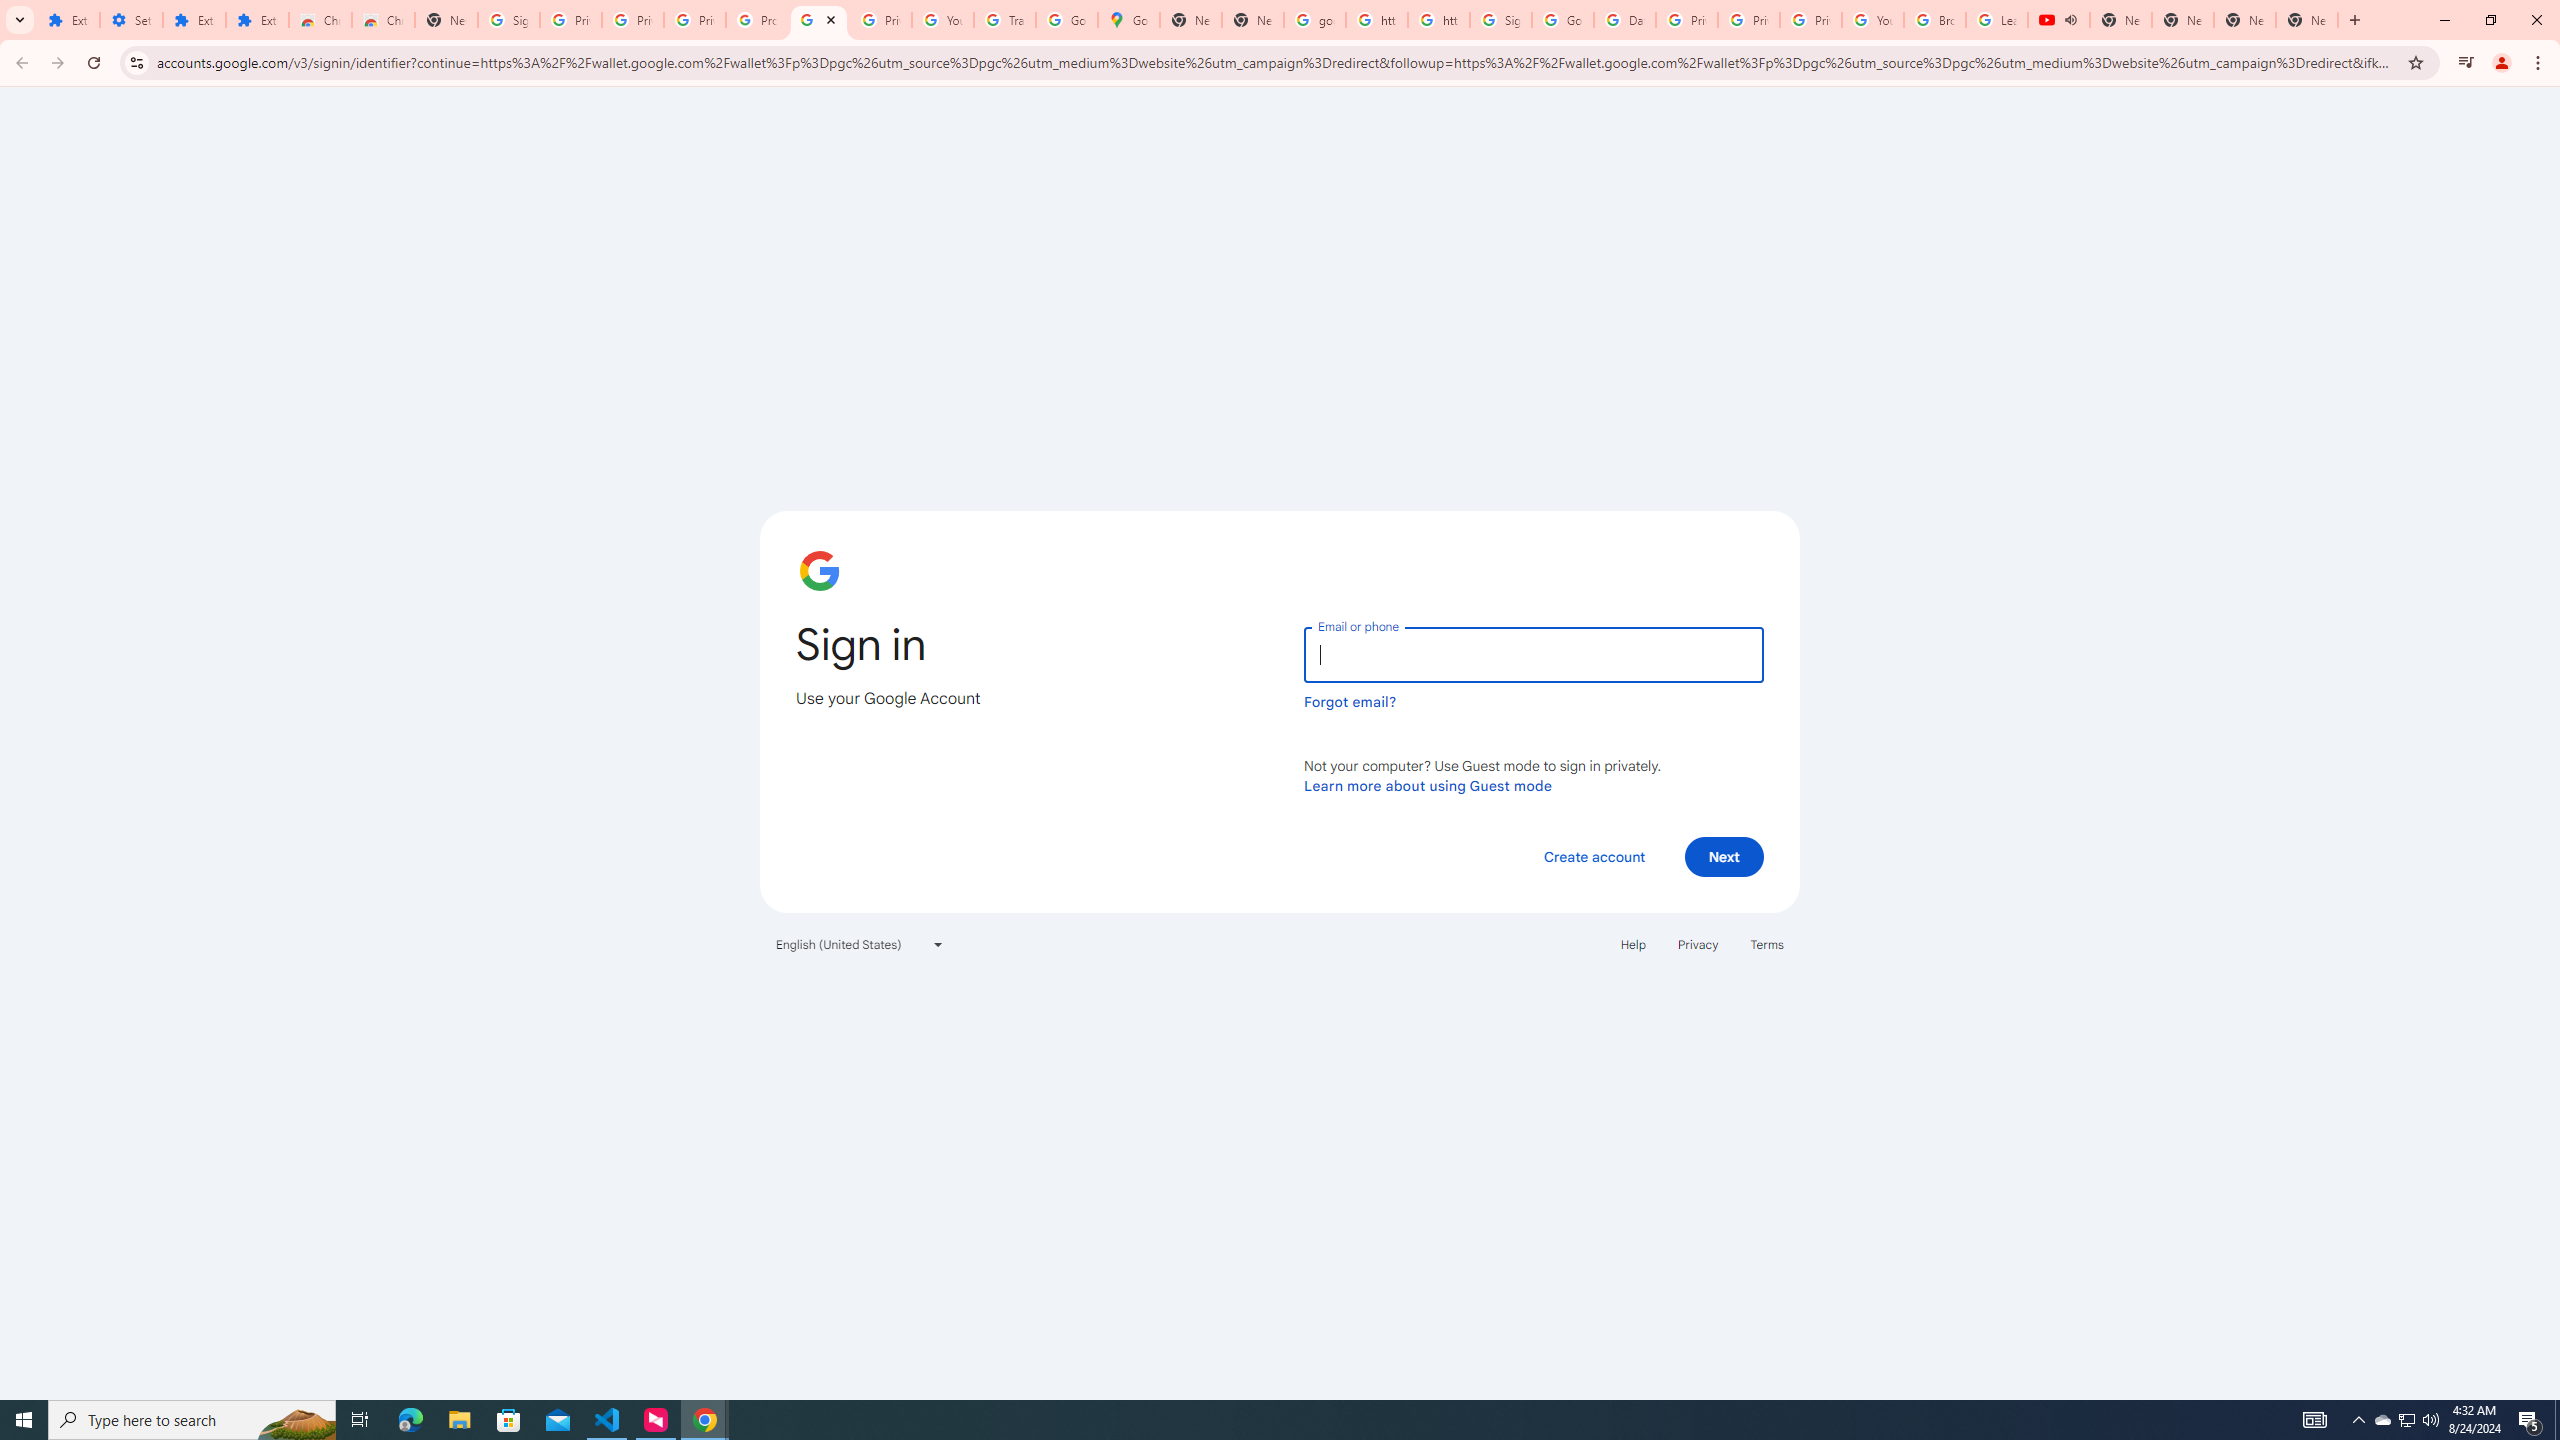 This screenshot has height=1440, width=2560. I want to click on 'Extensions', so click(256, 19).